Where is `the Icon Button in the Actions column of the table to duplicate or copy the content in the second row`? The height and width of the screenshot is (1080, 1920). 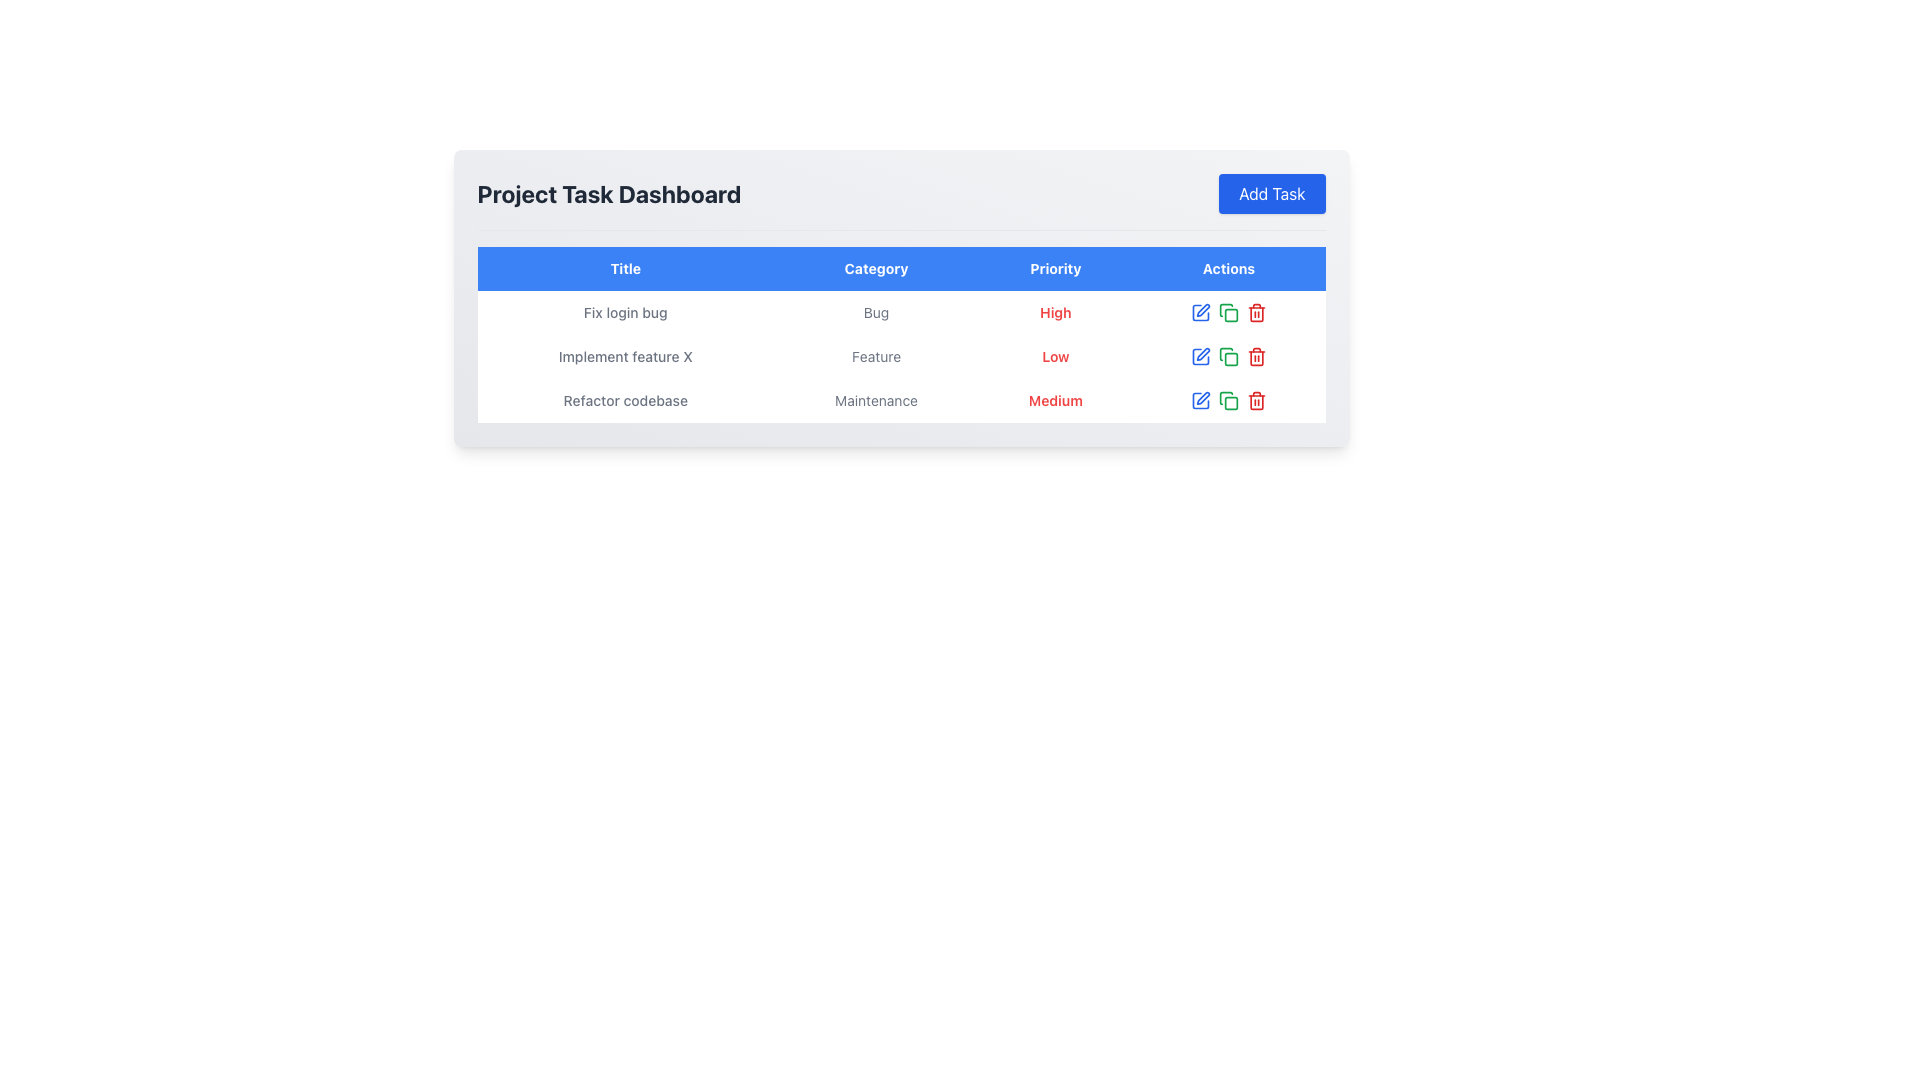
the Icon Button in the Actions column of the table to duplicate or copy the content in the second row is located at coordinates (1227, 312).